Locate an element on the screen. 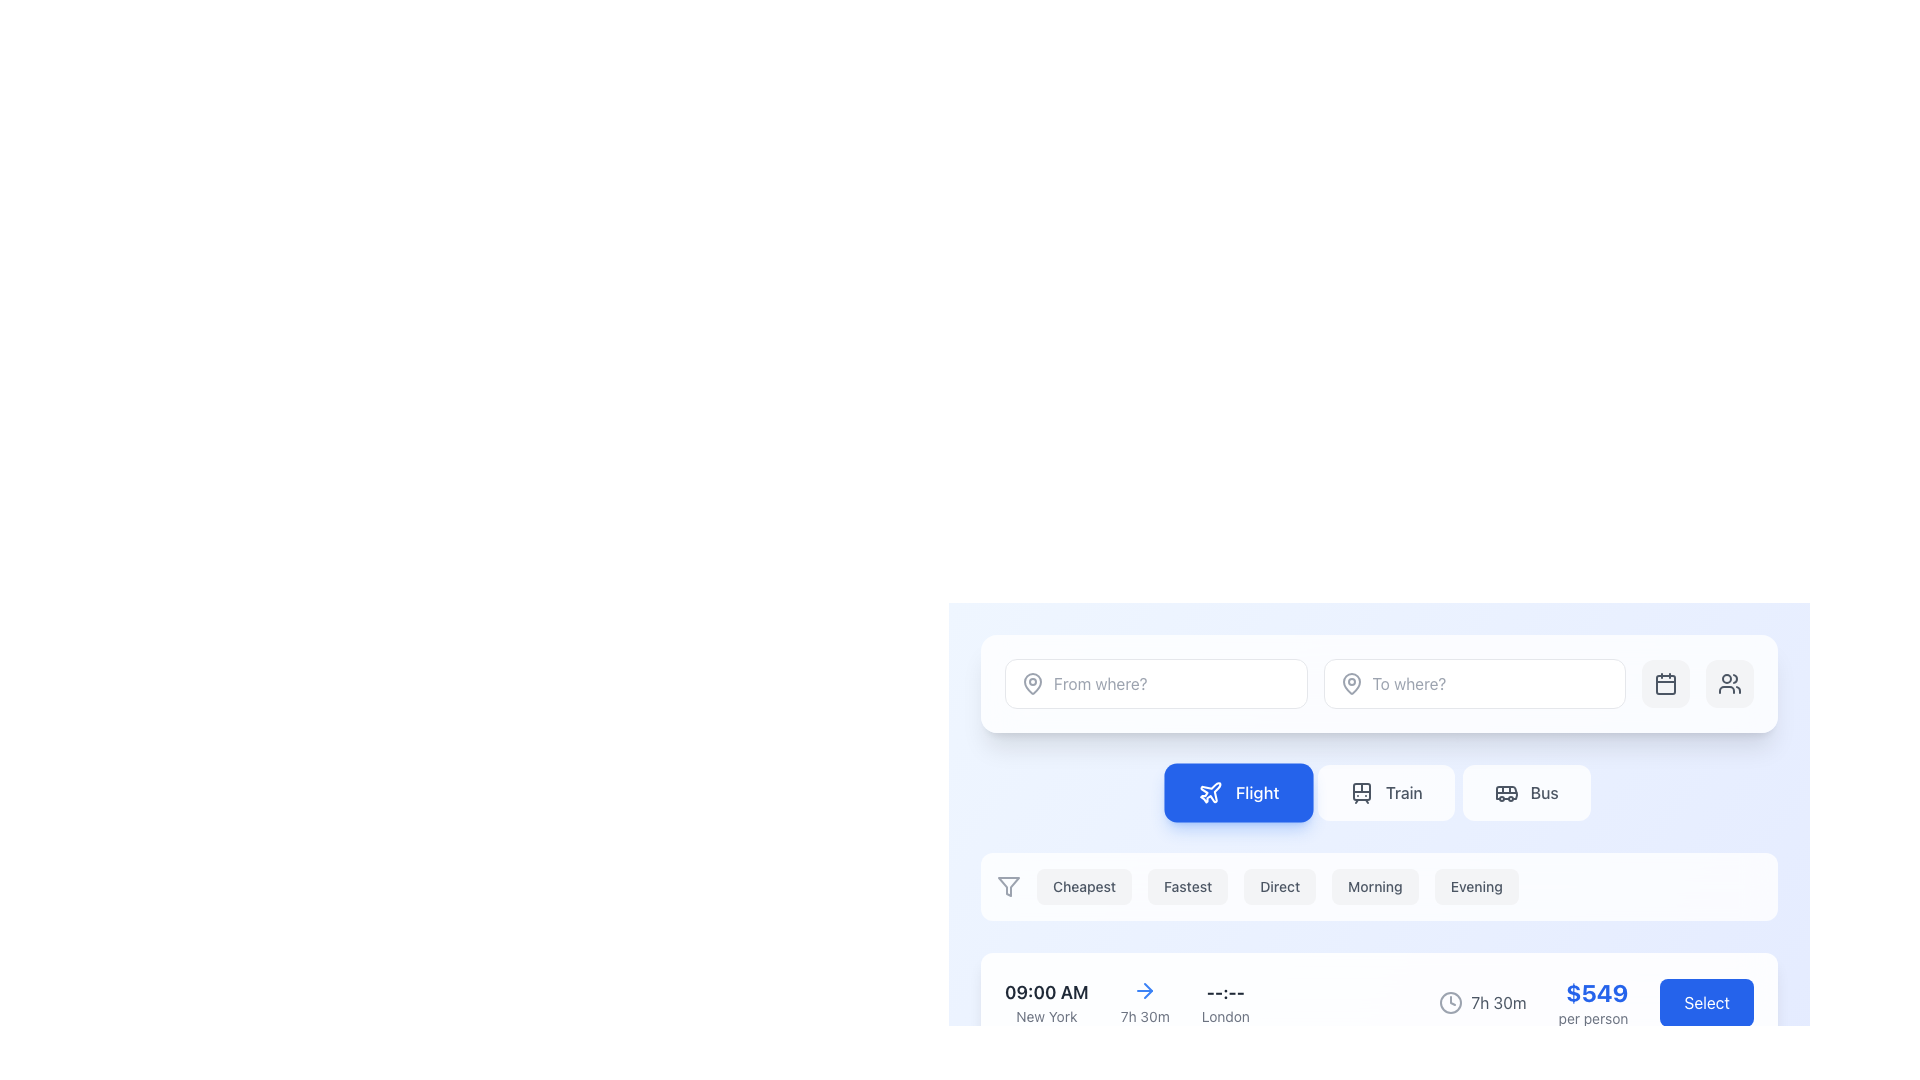 This screenshot has width=1920, height=1080. the rounded rectangular button with a light gray background and a calendar icon to trigger the date selection functionality is located at coordinates (1665, 682).